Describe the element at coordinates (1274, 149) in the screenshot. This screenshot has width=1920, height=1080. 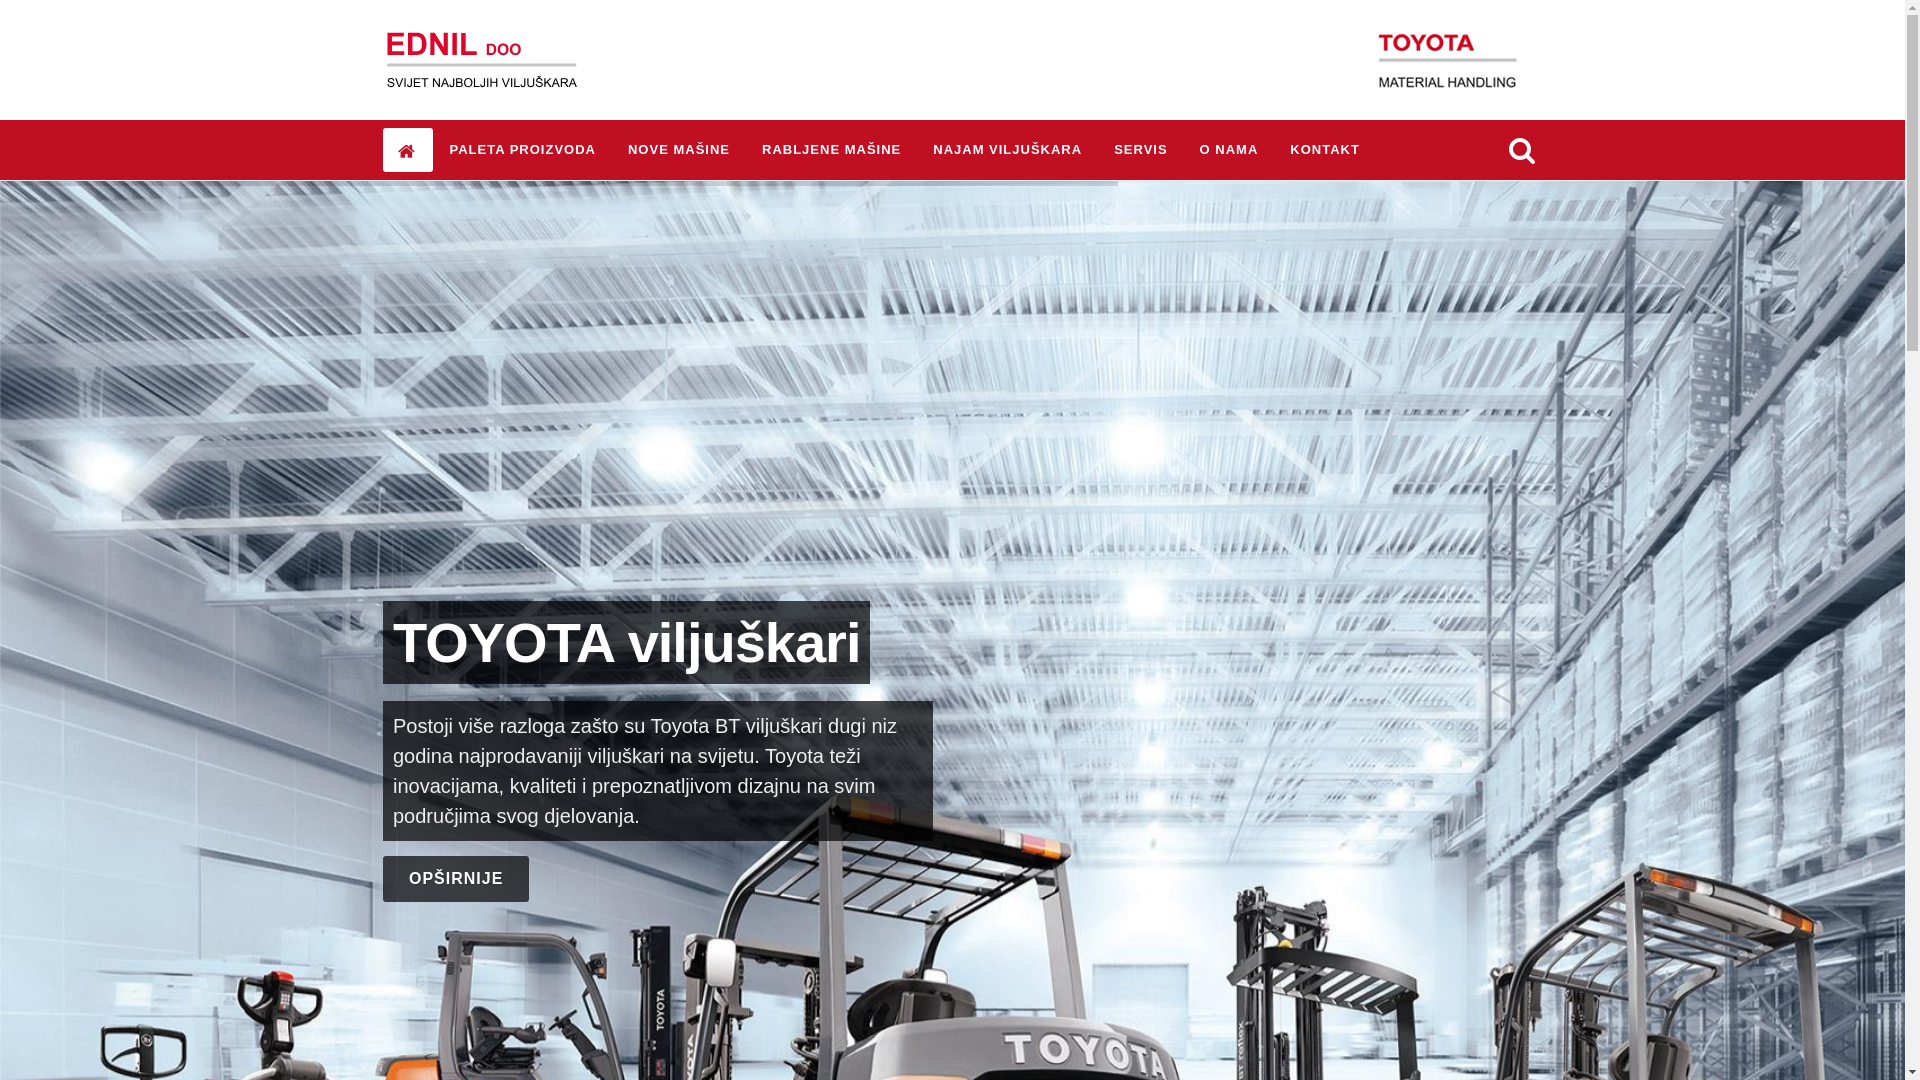
I see `'KONTAKT'` at that location.